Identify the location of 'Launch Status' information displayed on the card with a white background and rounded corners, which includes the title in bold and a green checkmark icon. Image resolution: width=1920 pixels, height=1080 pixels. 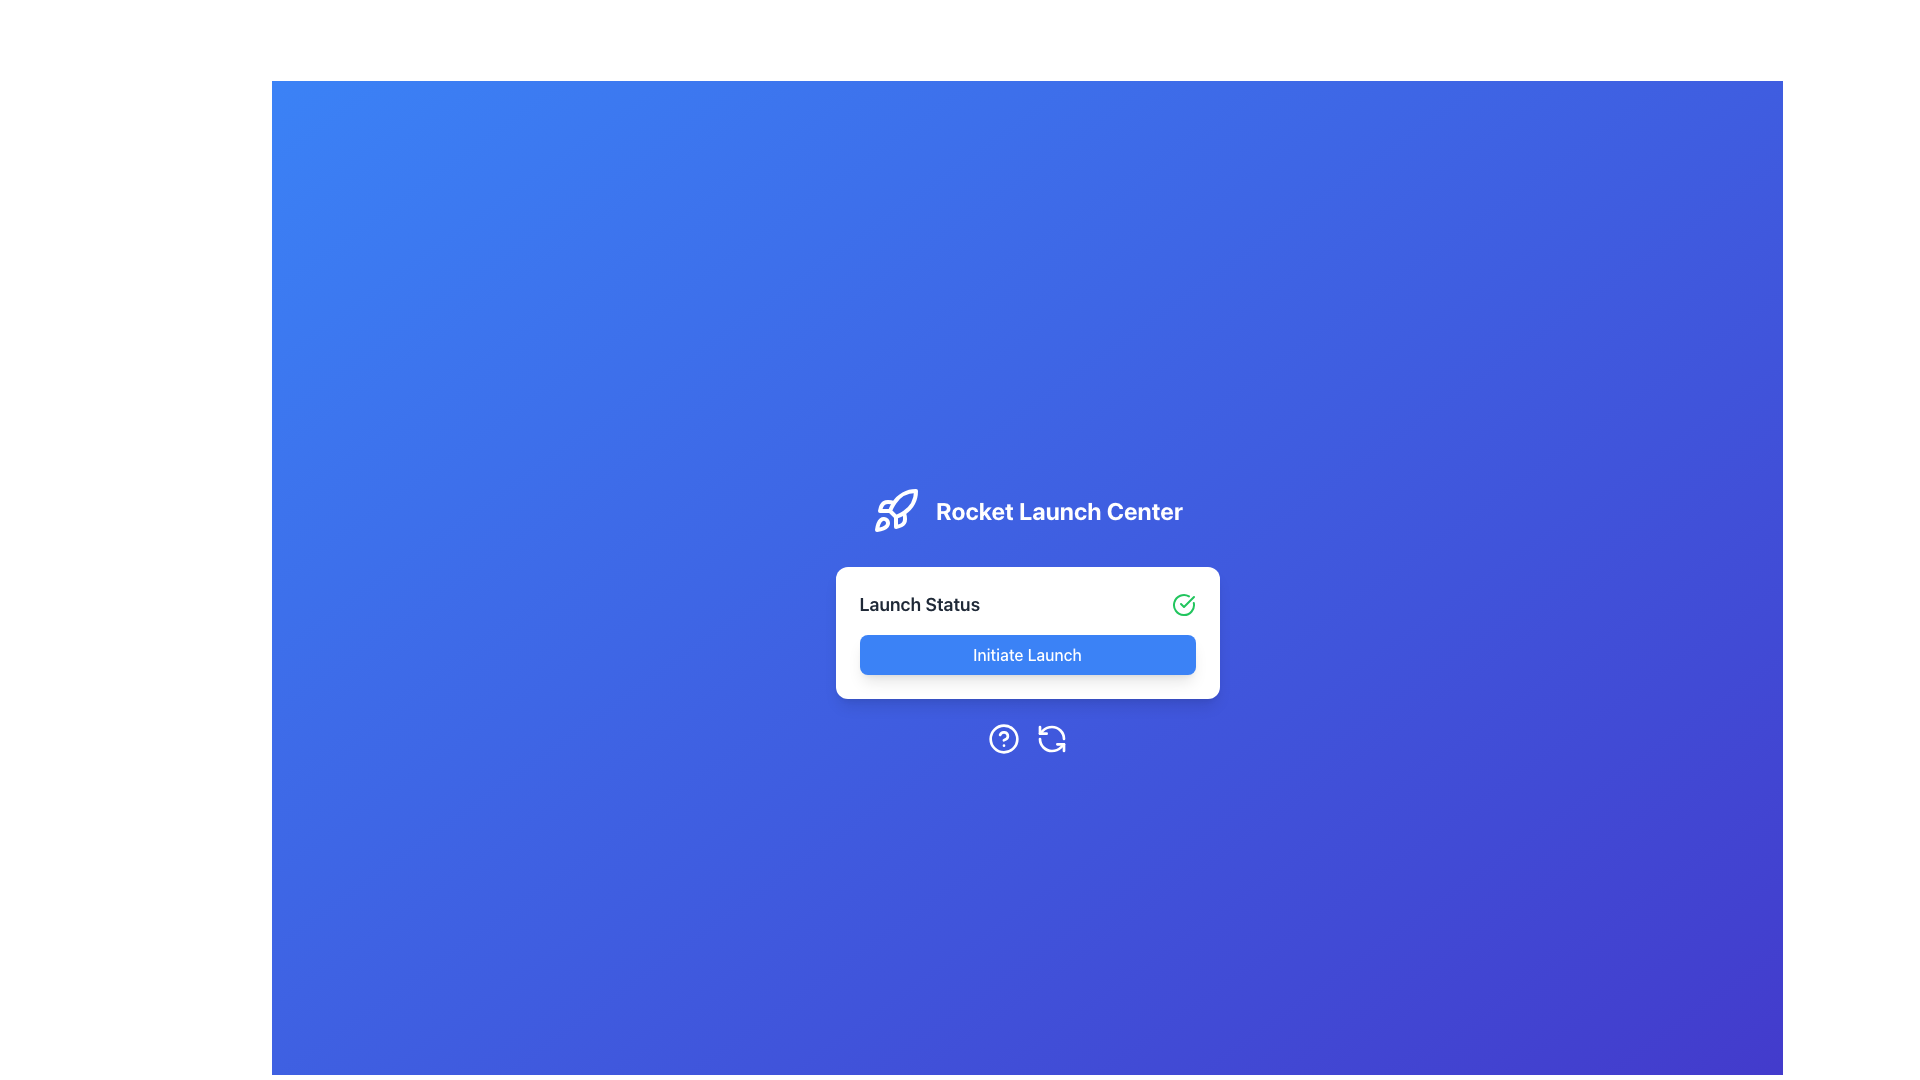
(1027, 632).